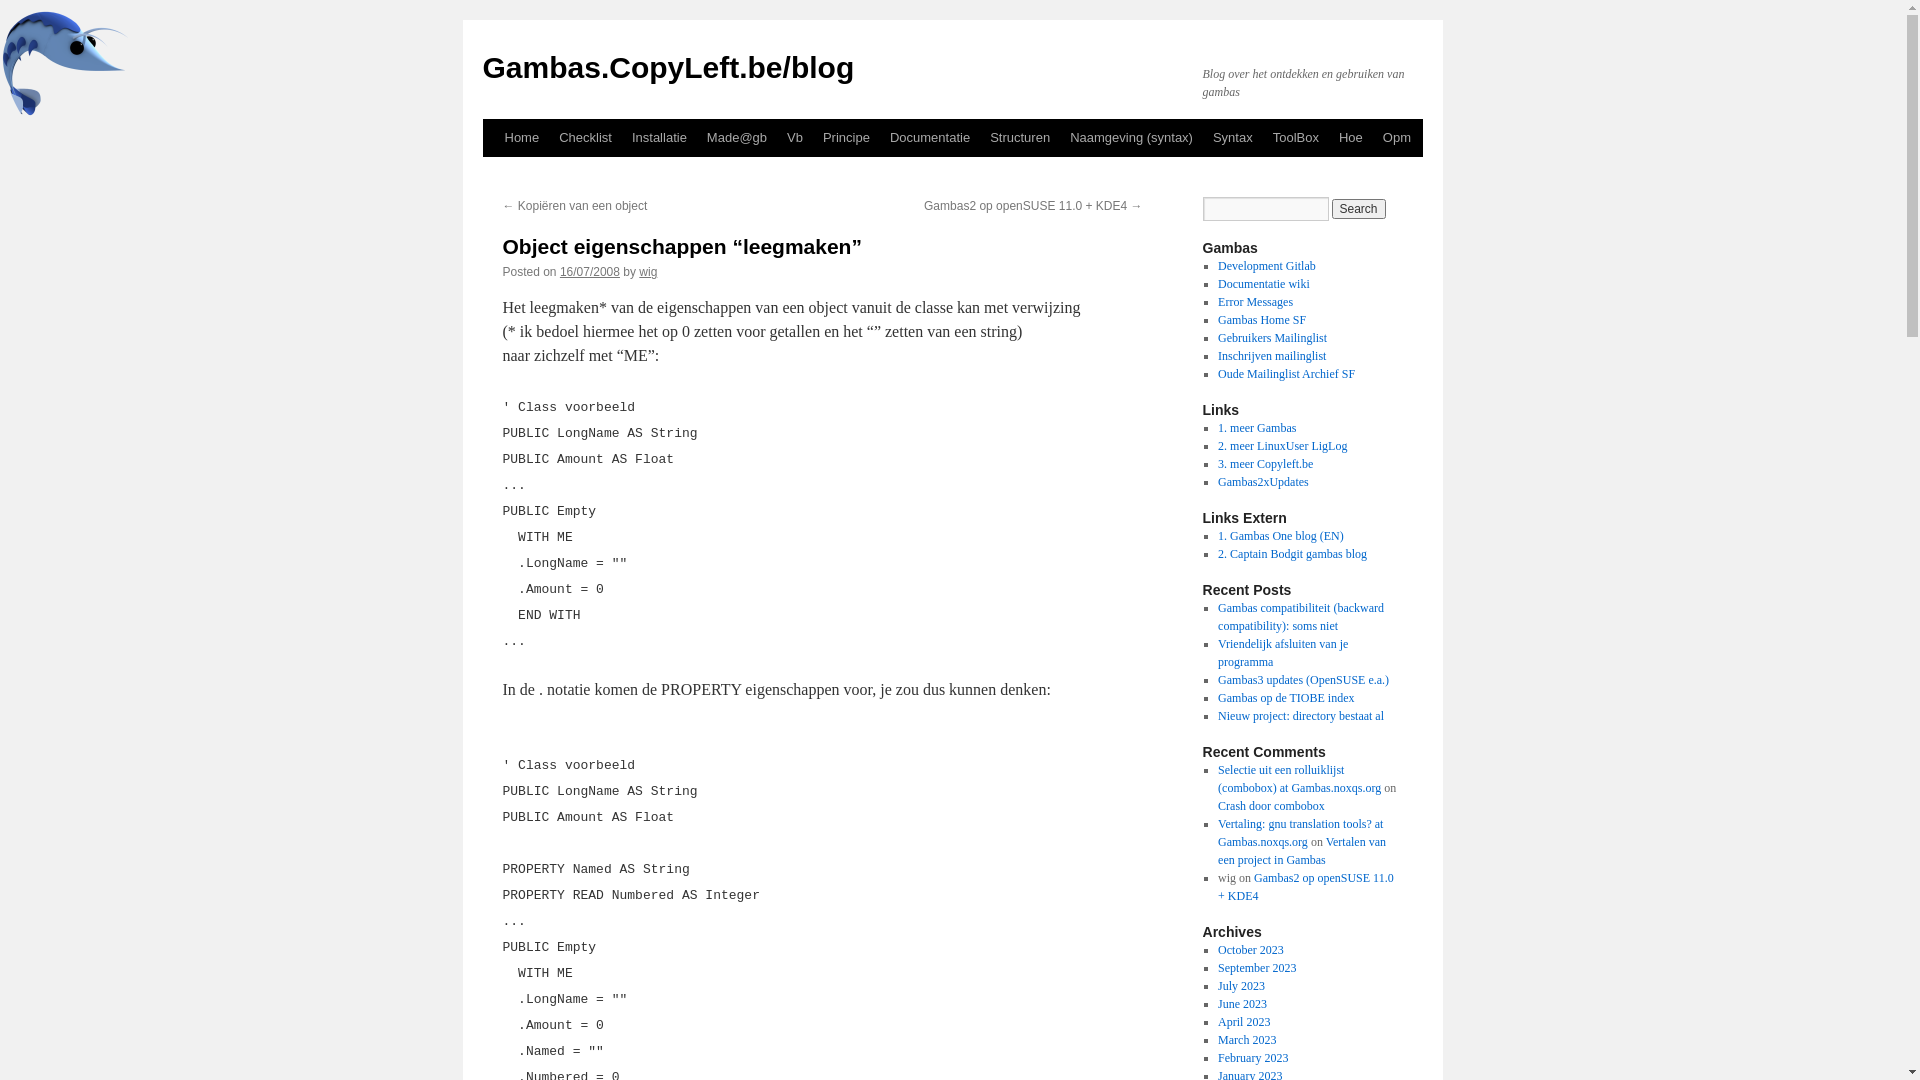 Image resolution: width=1920 pixels, height=1080 pixels. I want to click on '16/07/2008', so click(589, 272).